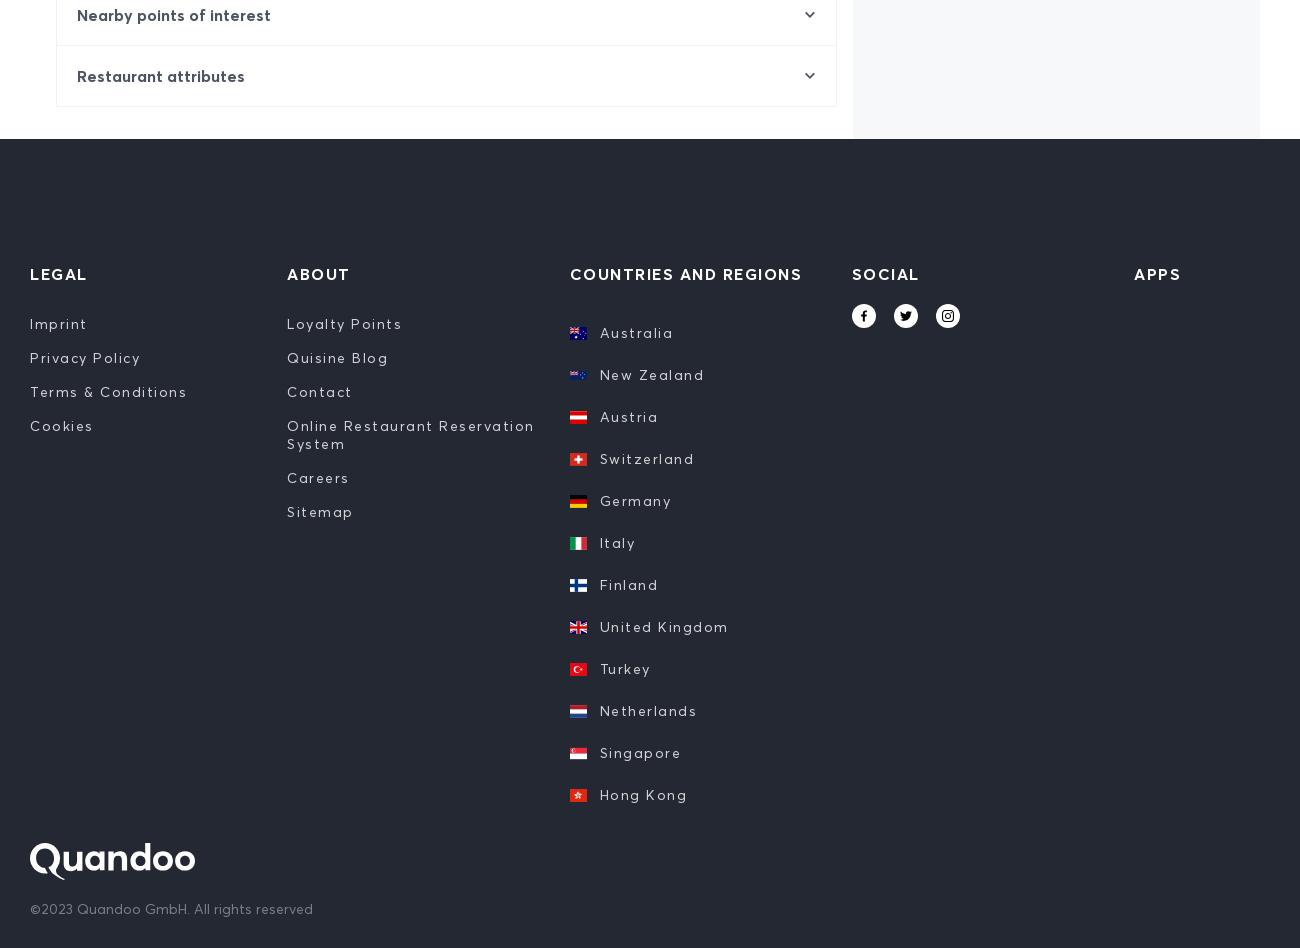 This screenshot has width=1300, height=948. I want to click on 'Contact', so click(287, 390).